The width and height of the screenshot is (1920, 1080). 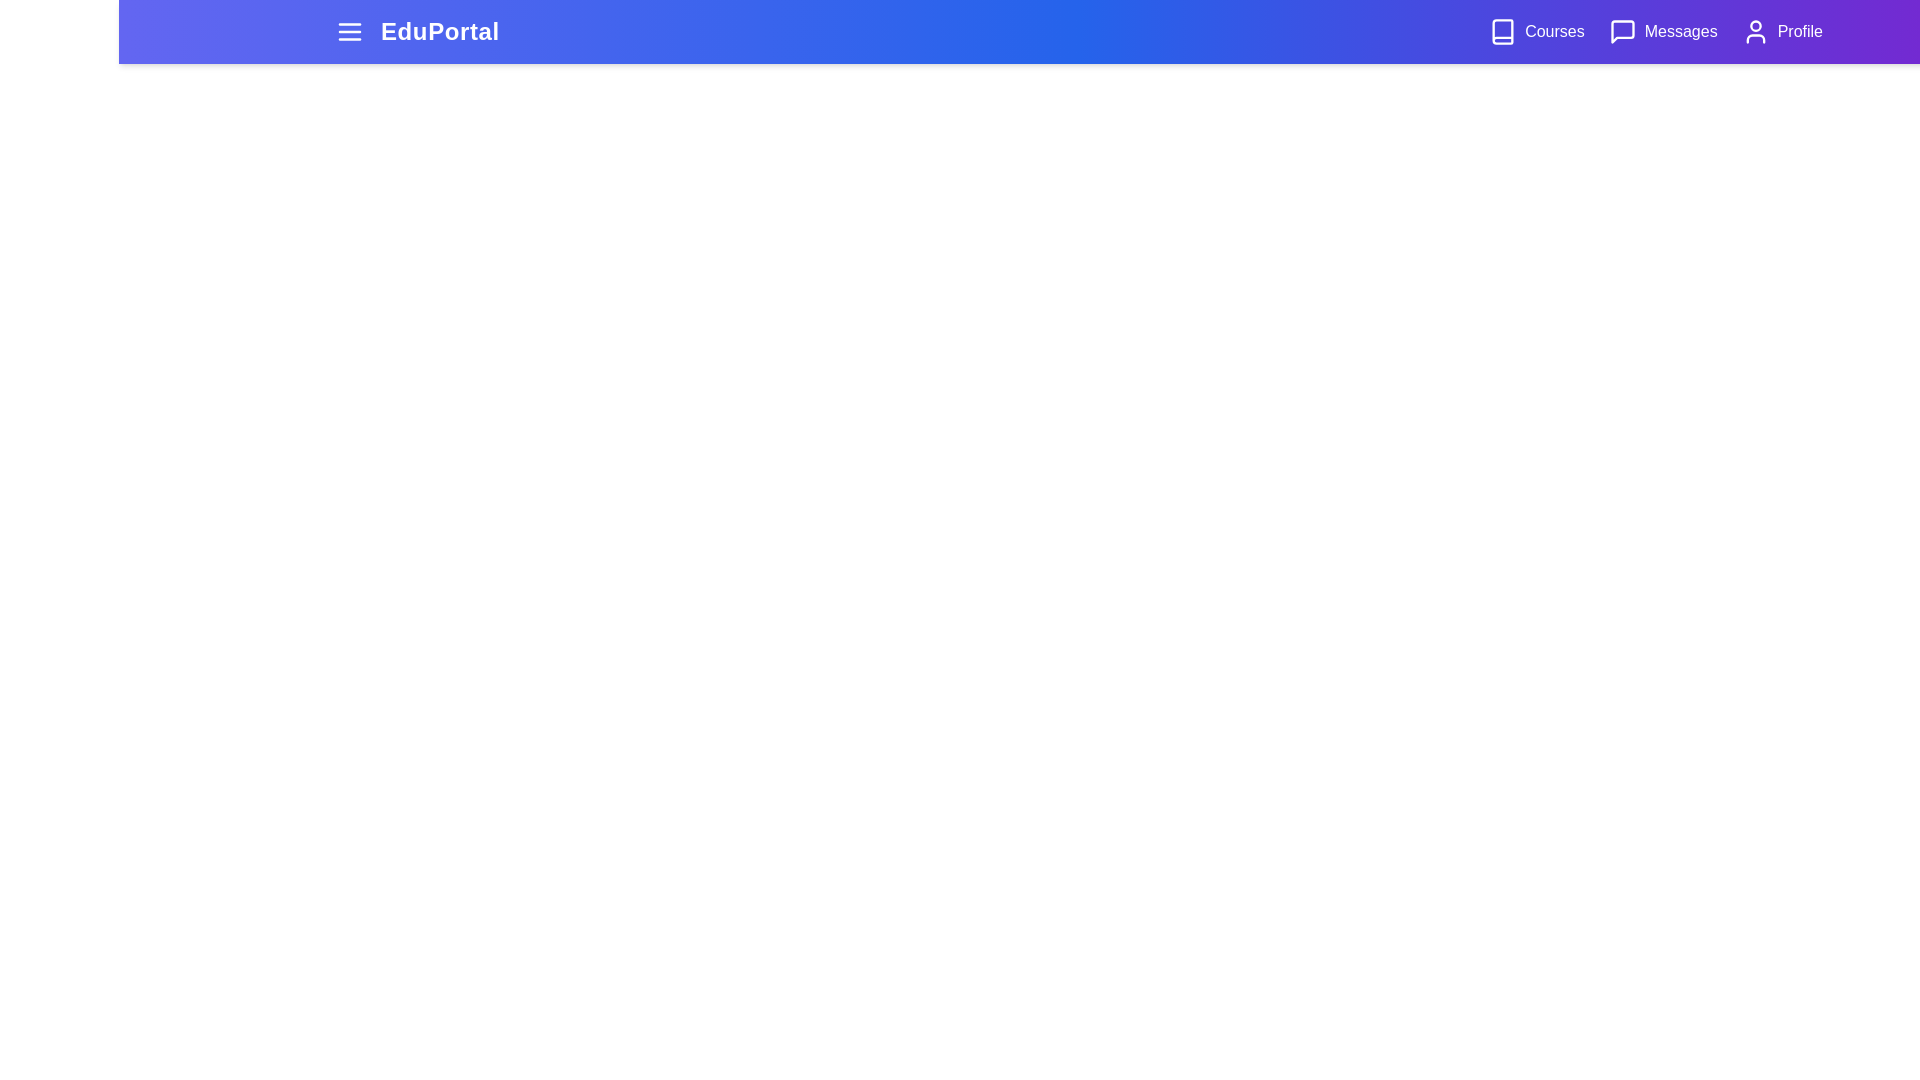 I want to click on the 'Courses' button to navigate to the courses section, so click(x=1535, y=31).